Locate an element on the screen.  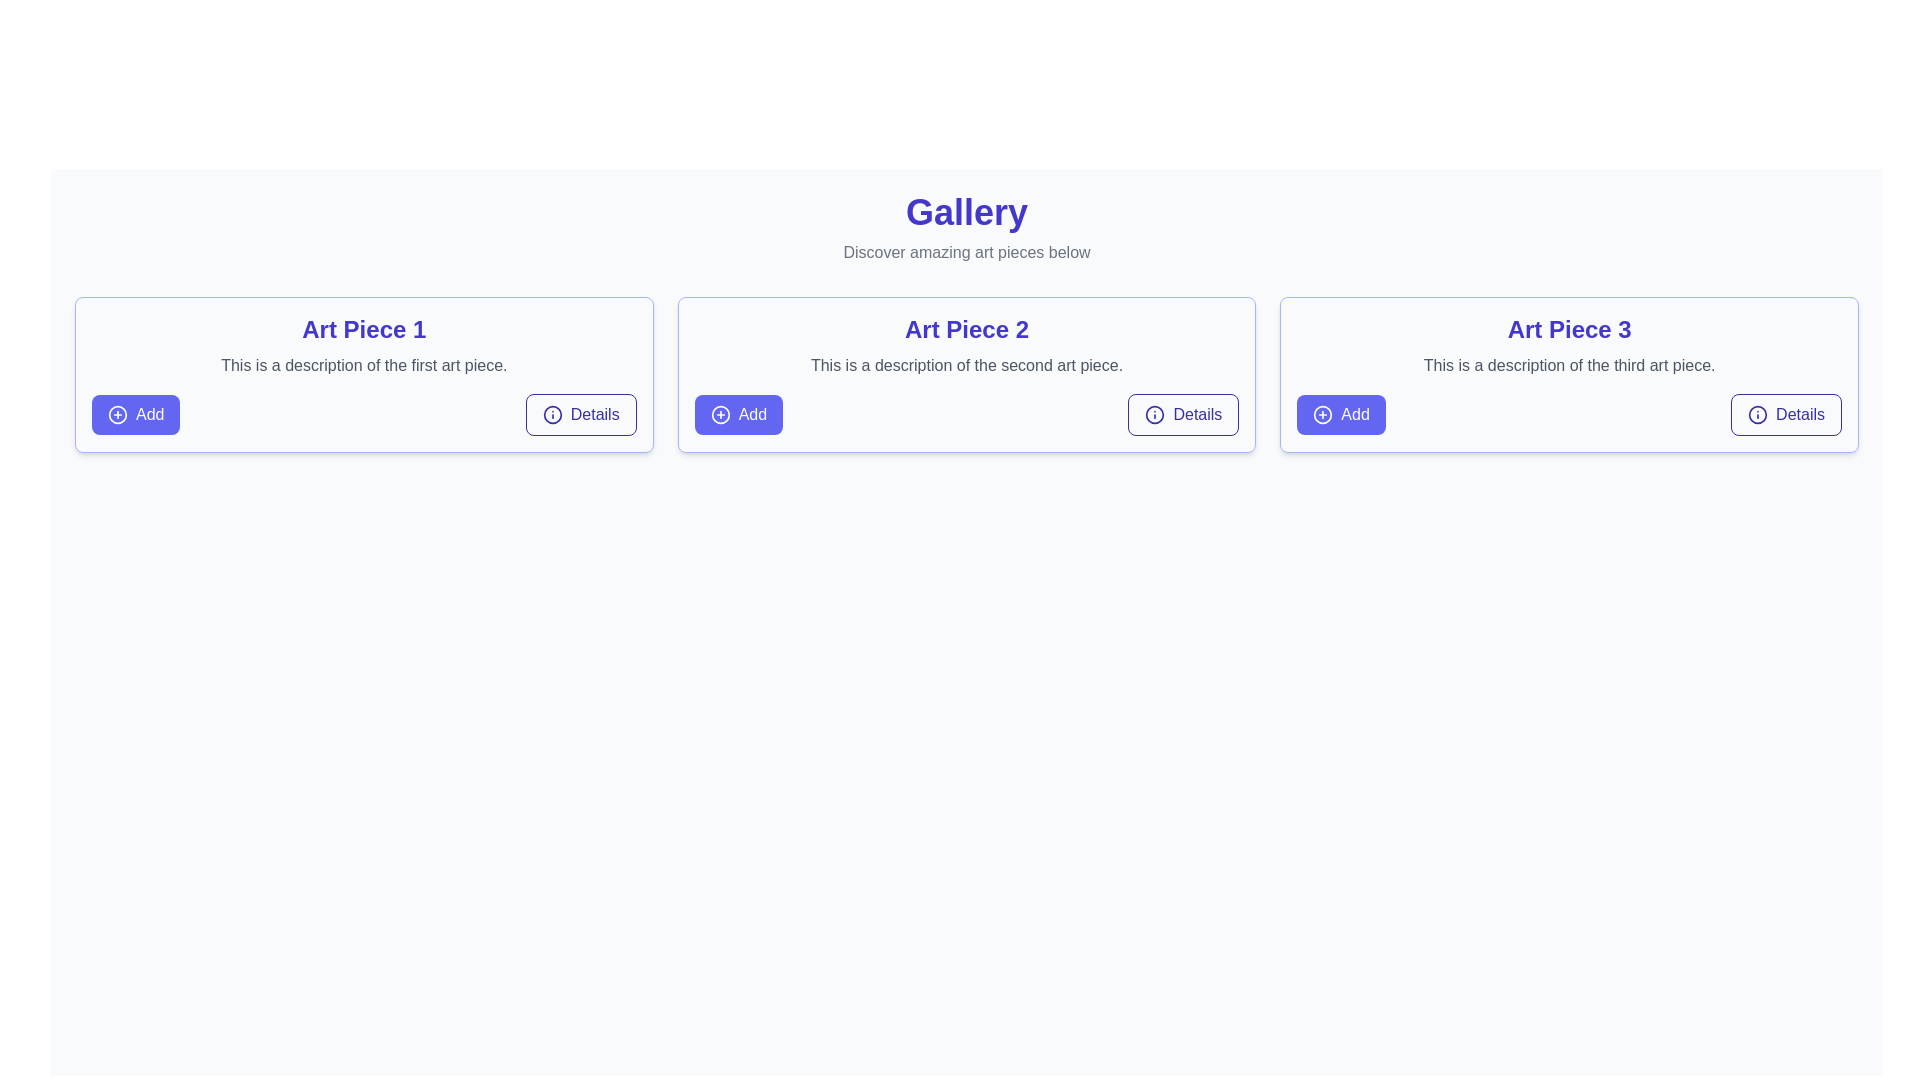
first SVG Circle element of the 'info' icon within the 'Details' button of the second card on the page is located at coordinates (1155, 414).